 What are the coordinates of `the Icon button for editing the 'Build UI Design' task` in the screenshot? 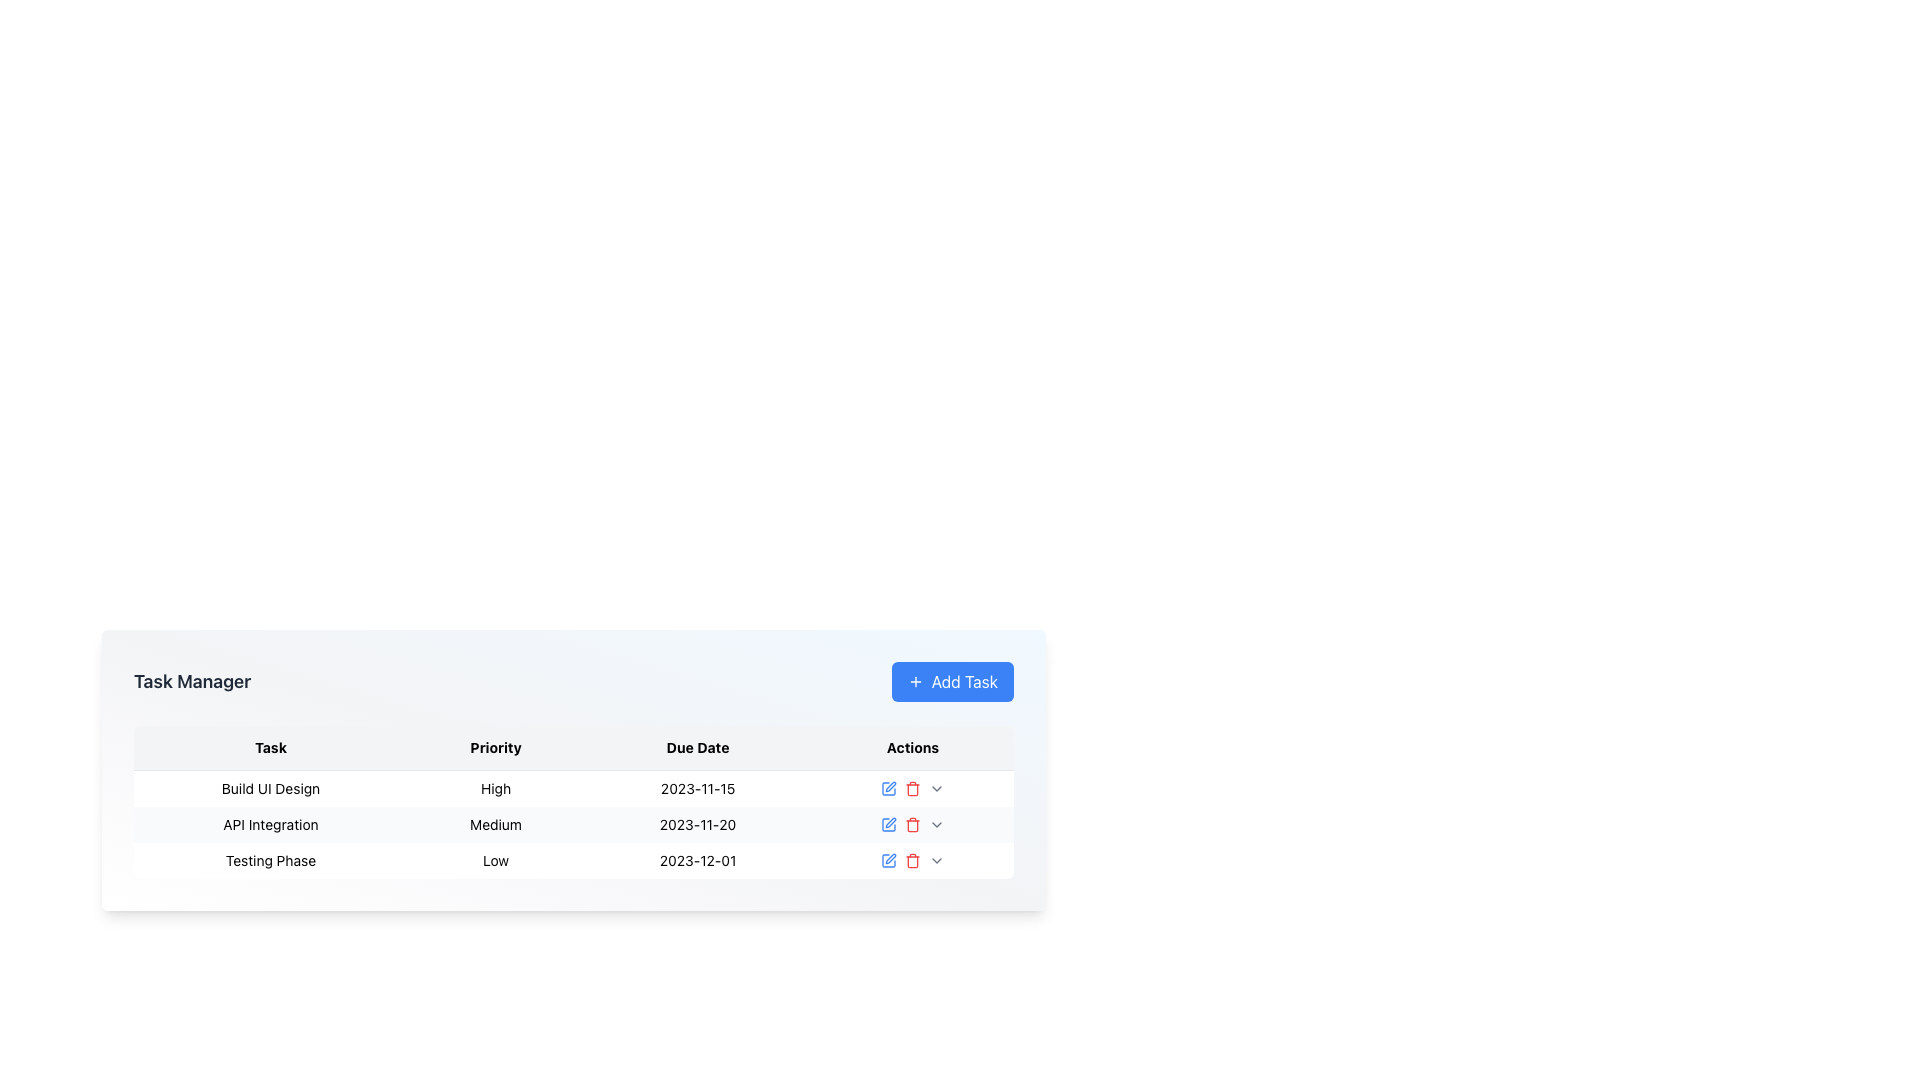 It's located at (890, 822).